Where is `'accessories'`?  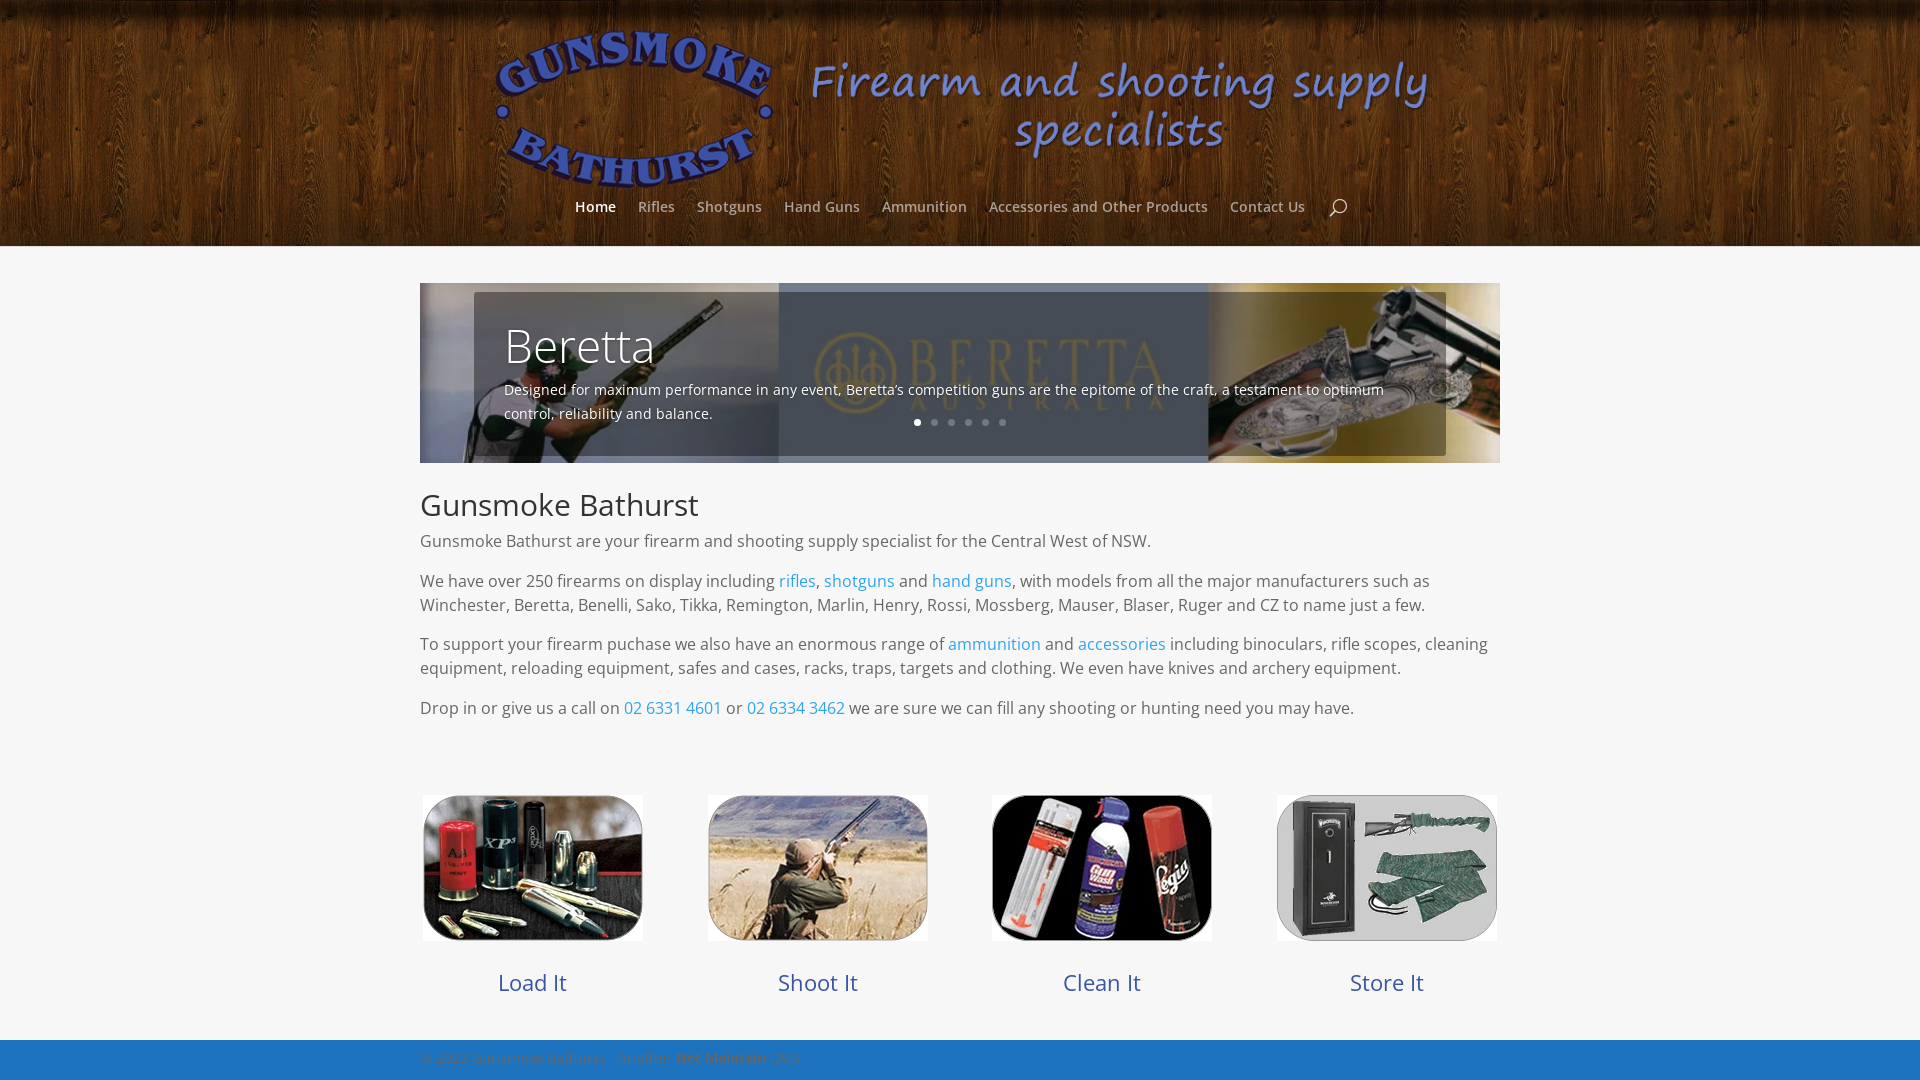 'accessories' is located at coordinates (1122, 644).